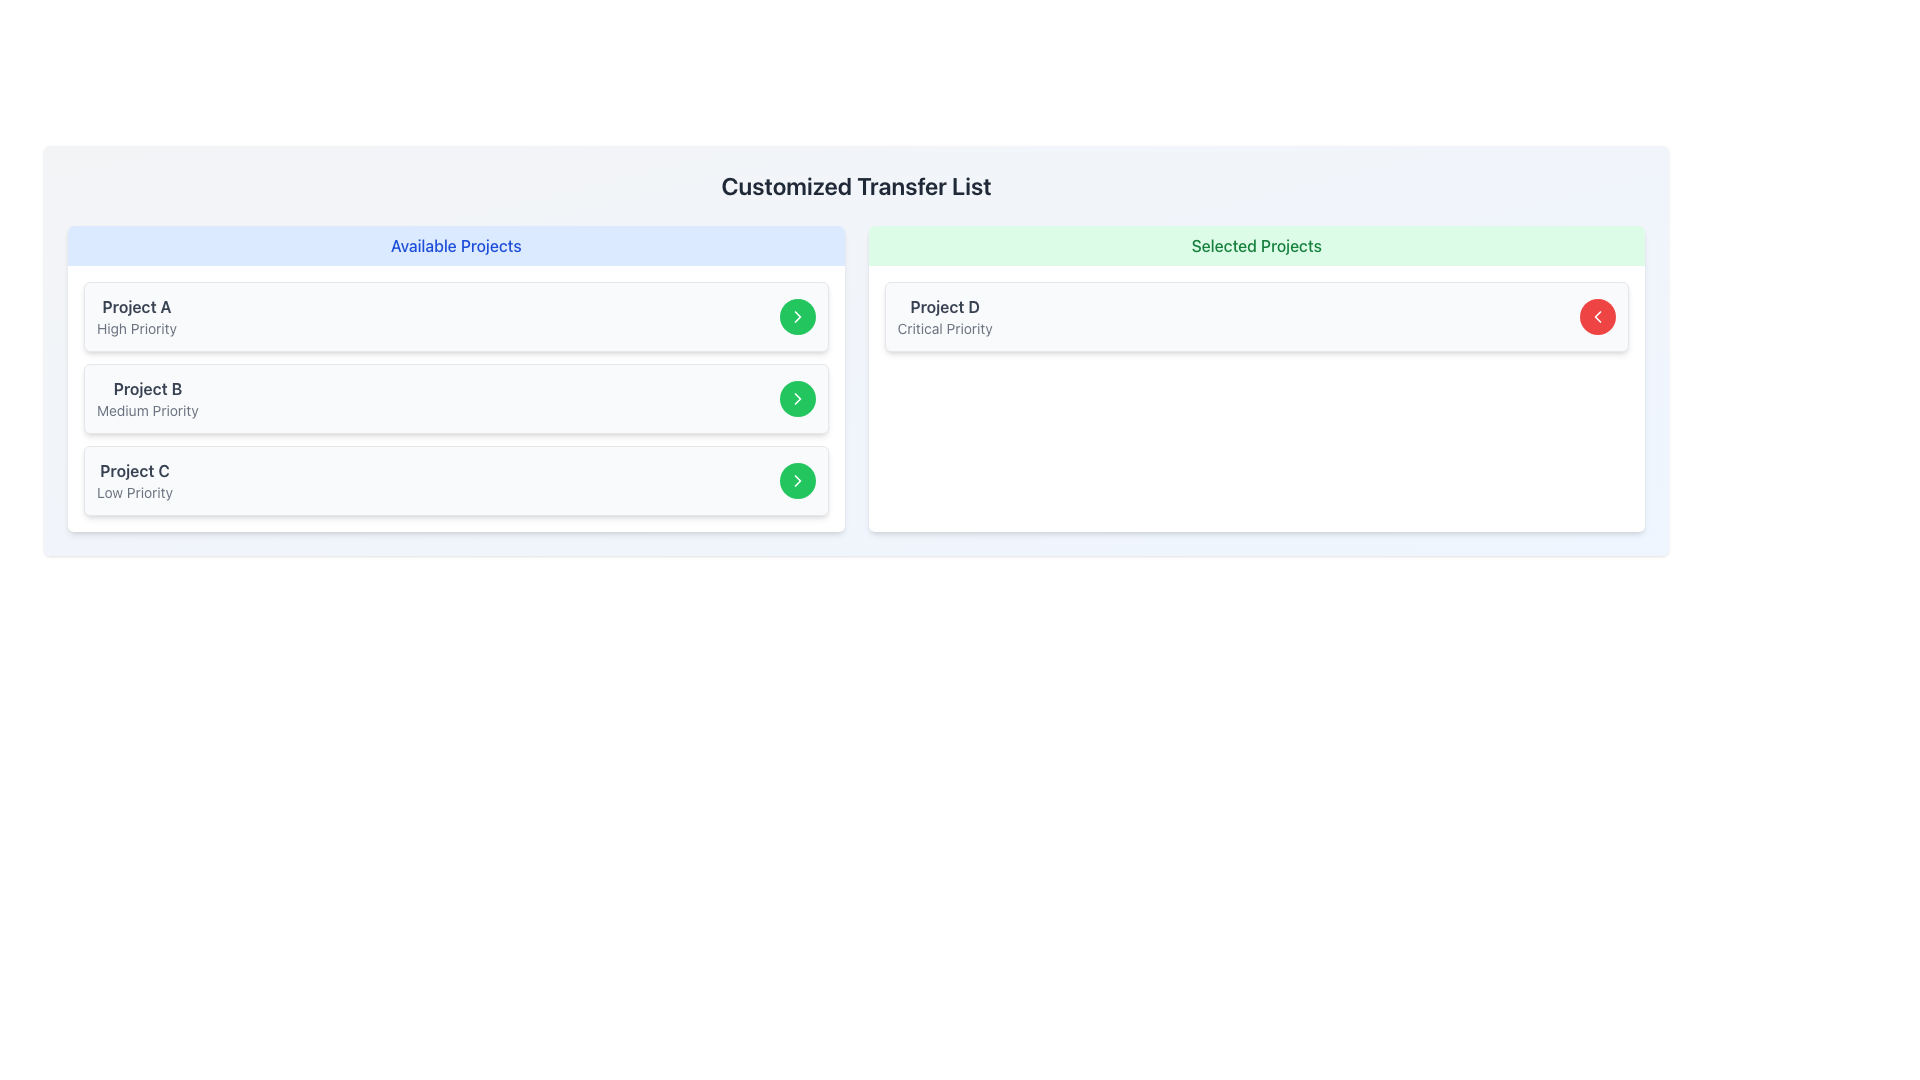 This screenshot has width=1920, height=1080. I want to click on the Text Label in the 'Available Projects' section, located in the second row above 'Medium Priority', so click(146, 389).